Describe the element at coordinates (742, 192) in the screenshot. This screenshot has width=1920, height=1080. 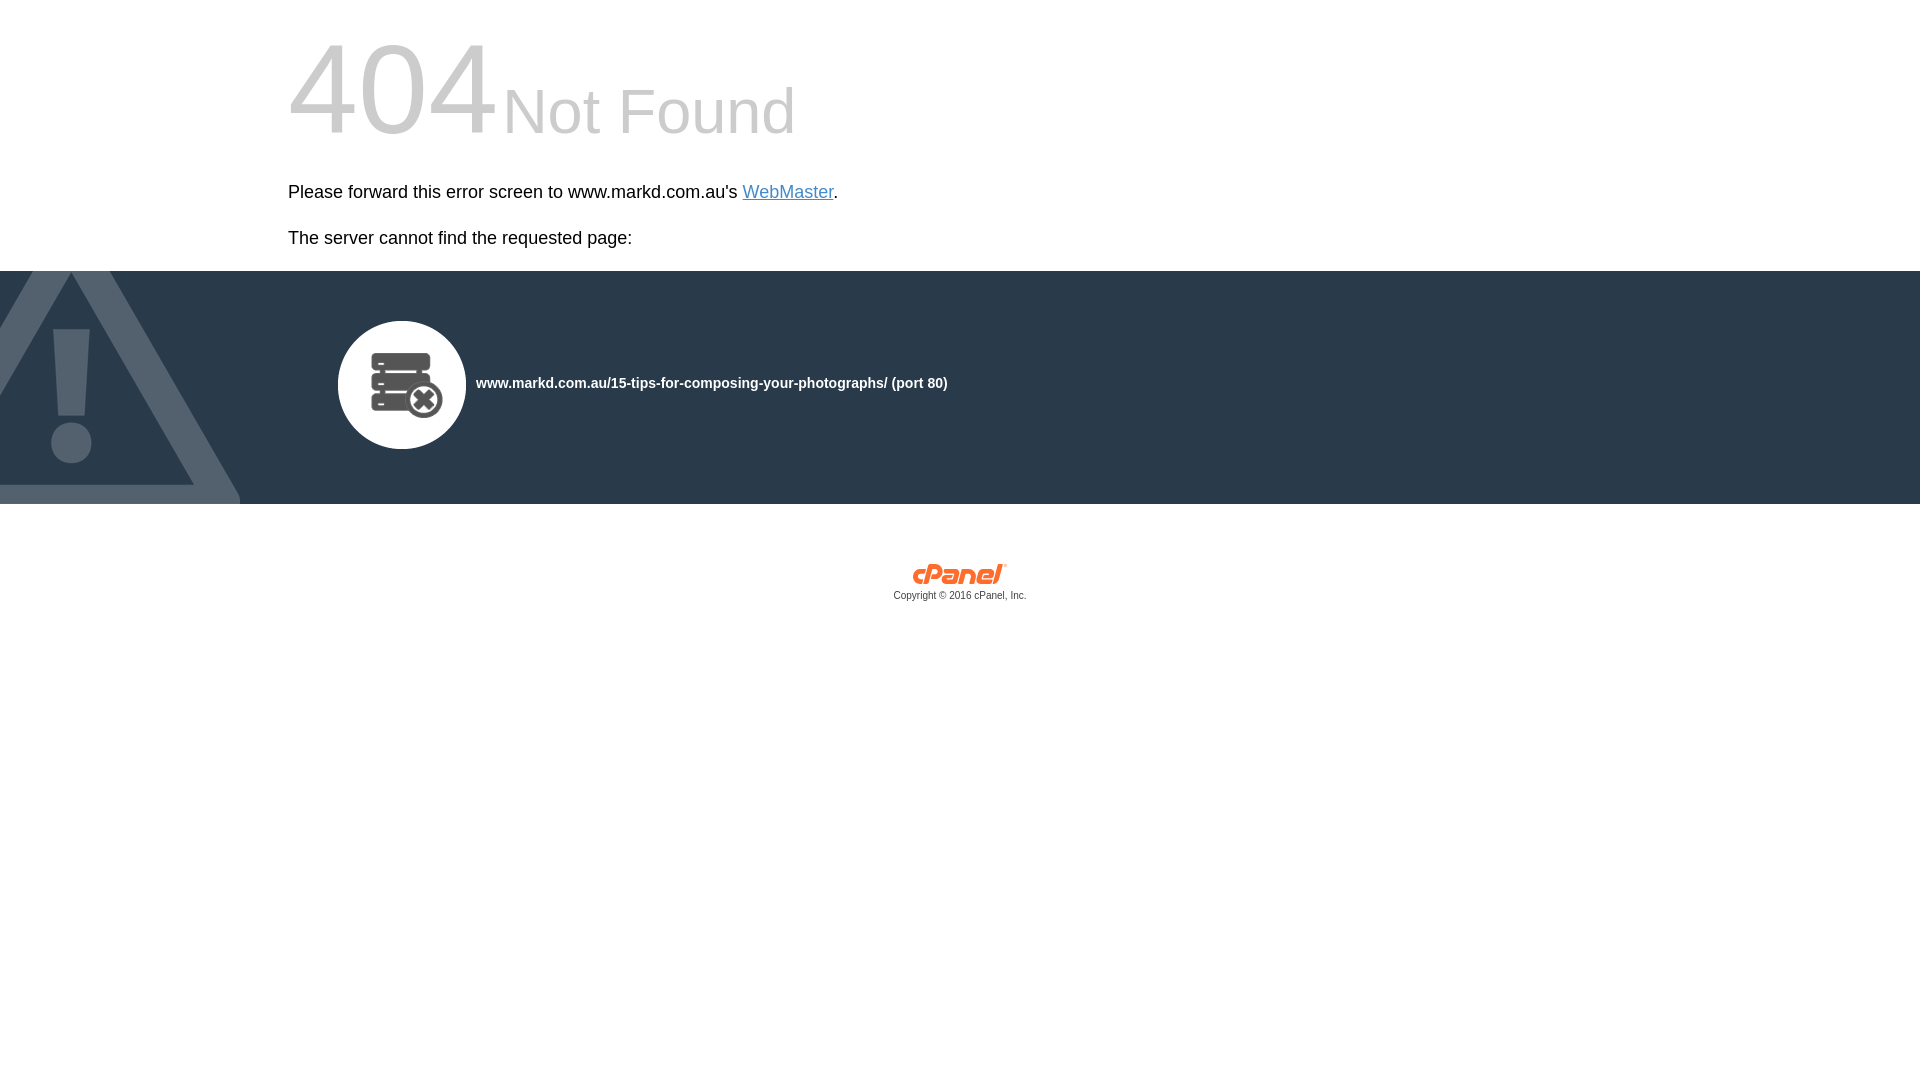
I see `'WebMaster'` at that location.